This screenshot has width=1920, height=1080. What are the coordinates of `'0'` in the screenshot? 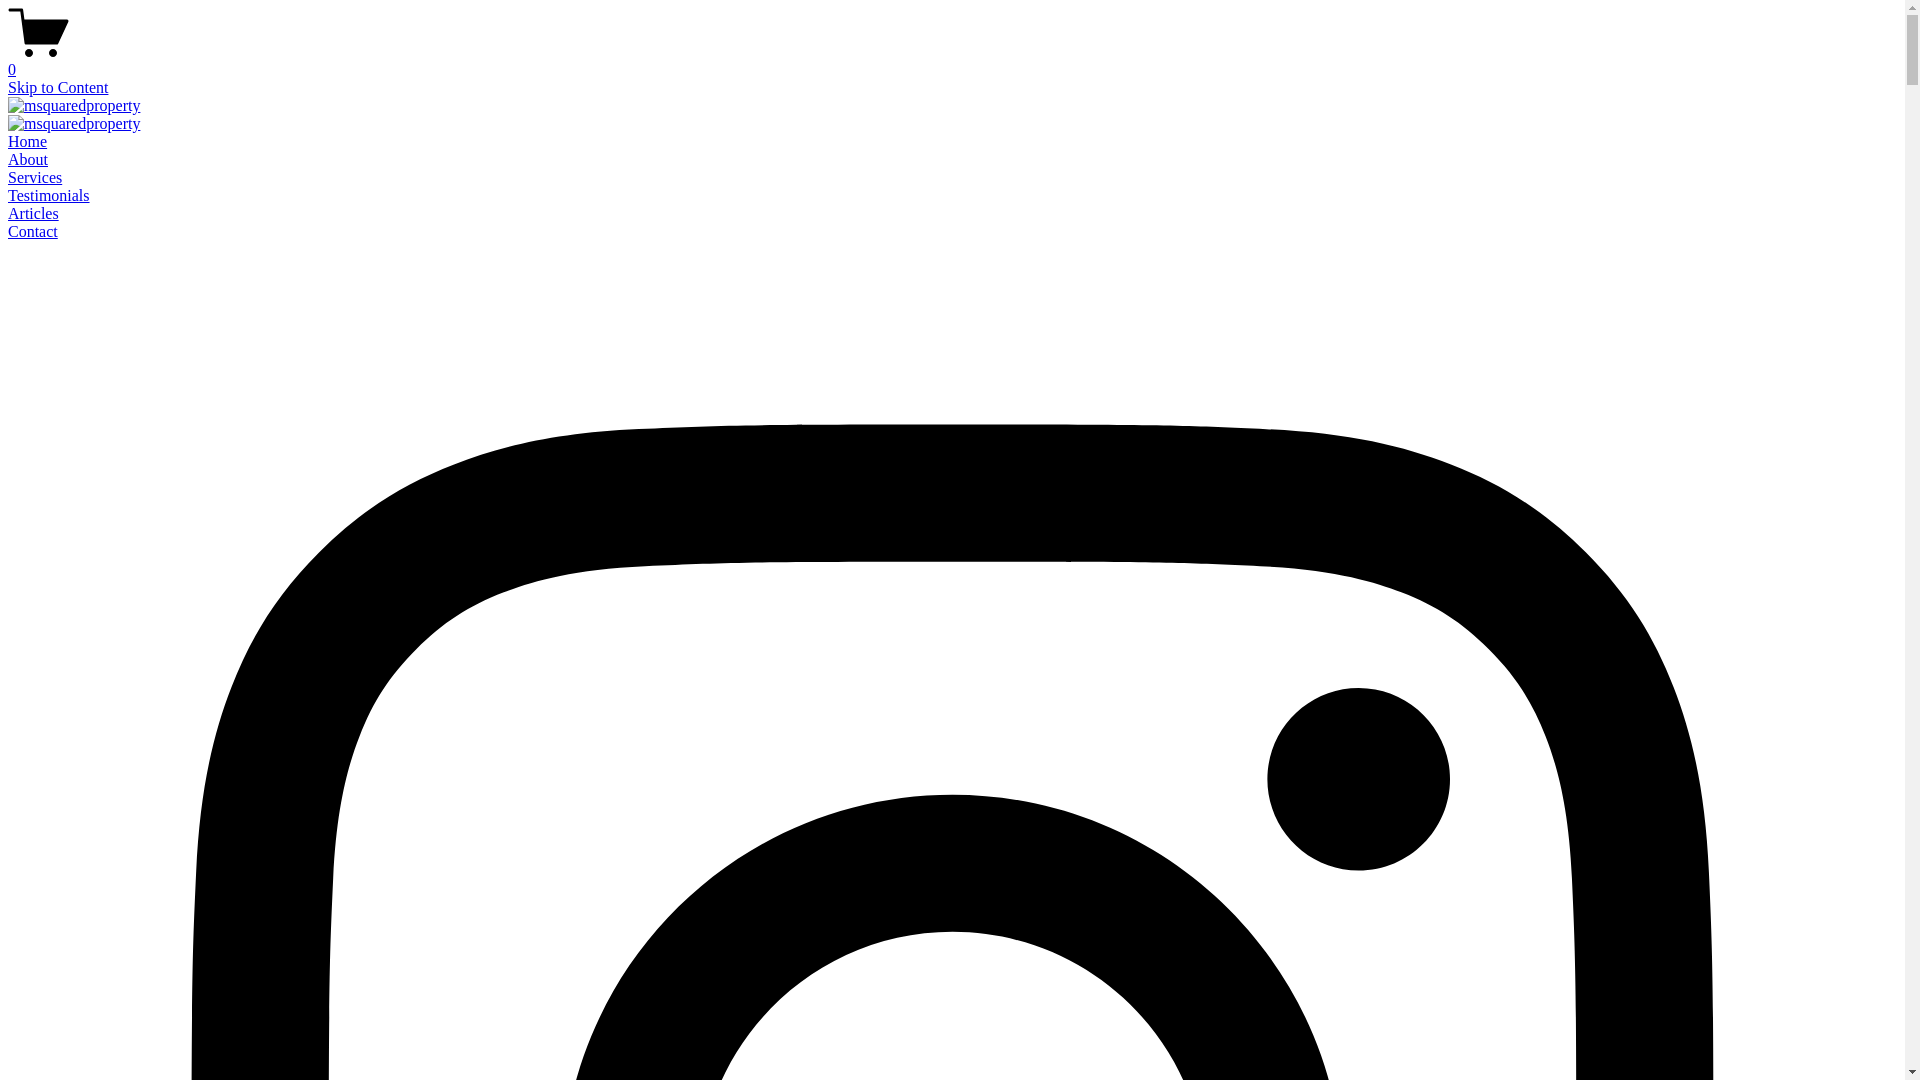 It's located at (951, 60).